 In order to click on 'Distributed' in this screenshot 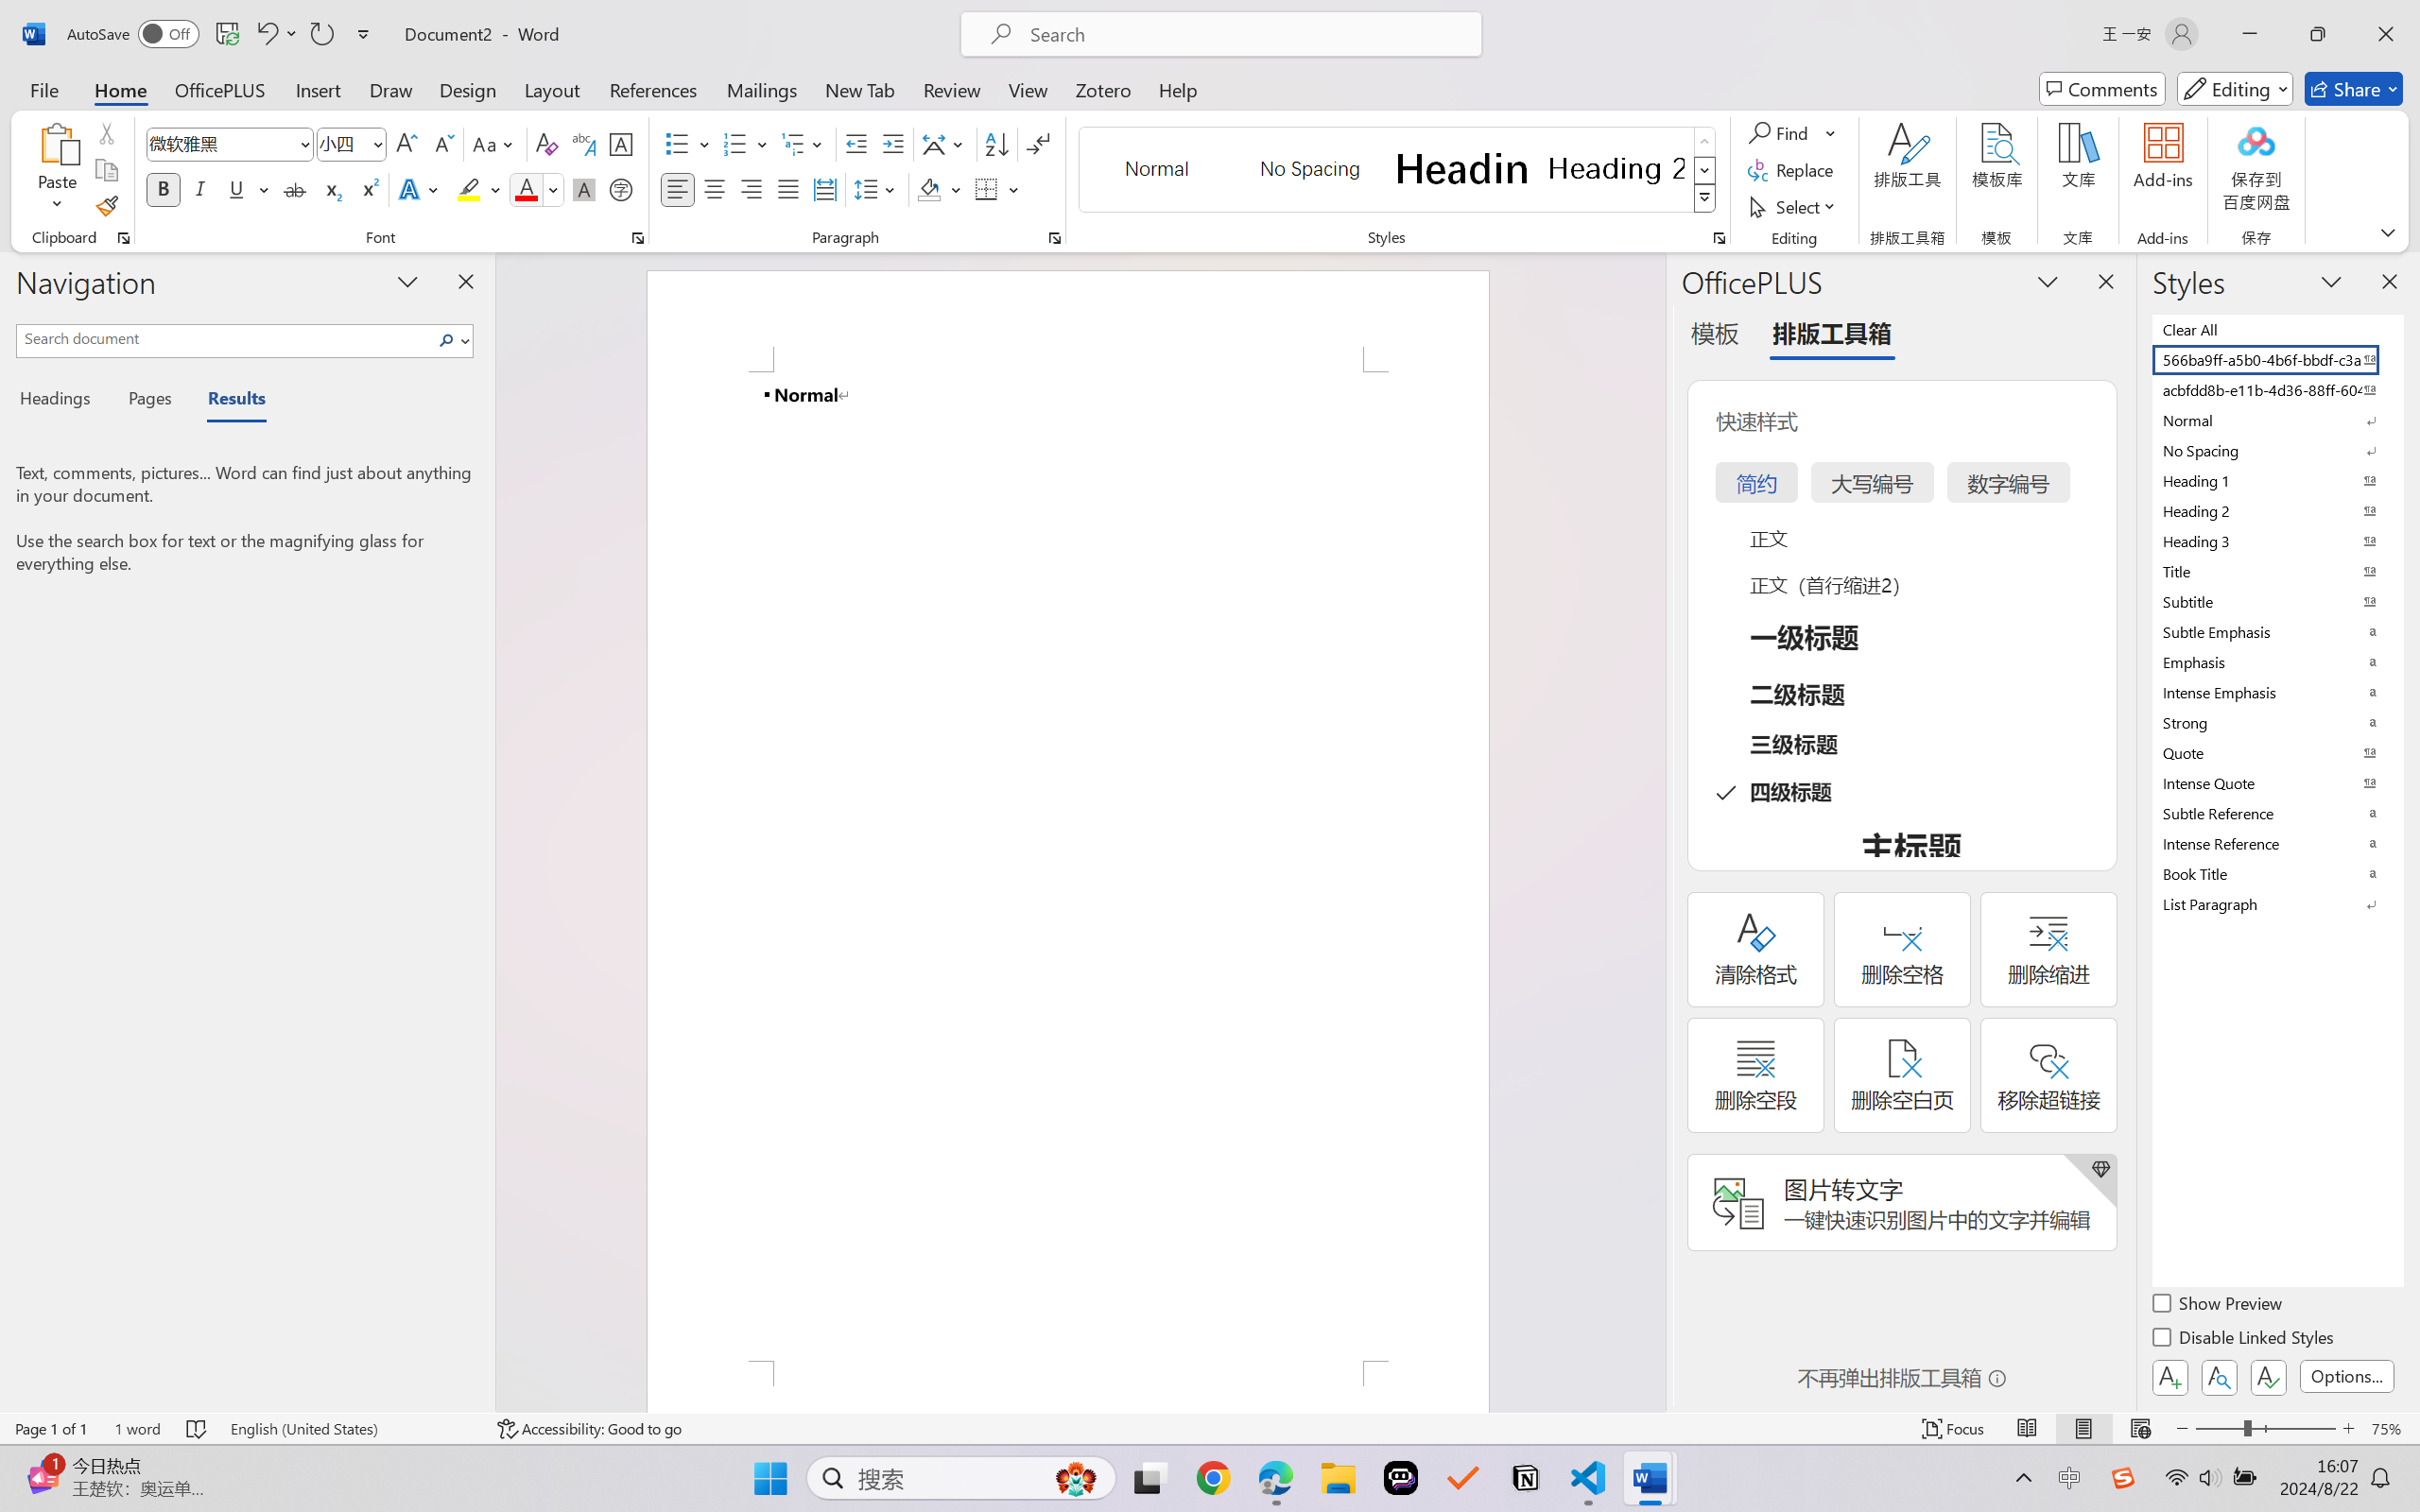, I will do `click(823, 188)`.